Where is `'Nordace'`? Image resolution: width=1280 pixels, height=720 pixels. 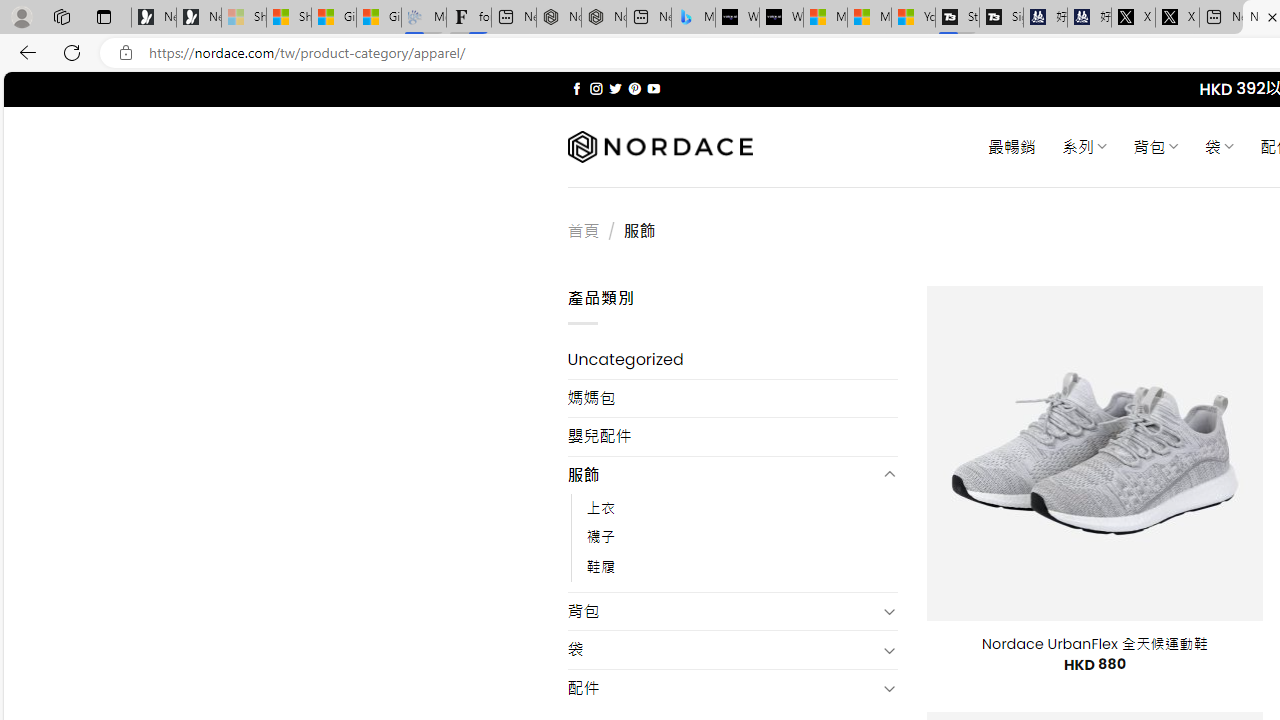
'Nordace' is located at coordinates (659, 146).